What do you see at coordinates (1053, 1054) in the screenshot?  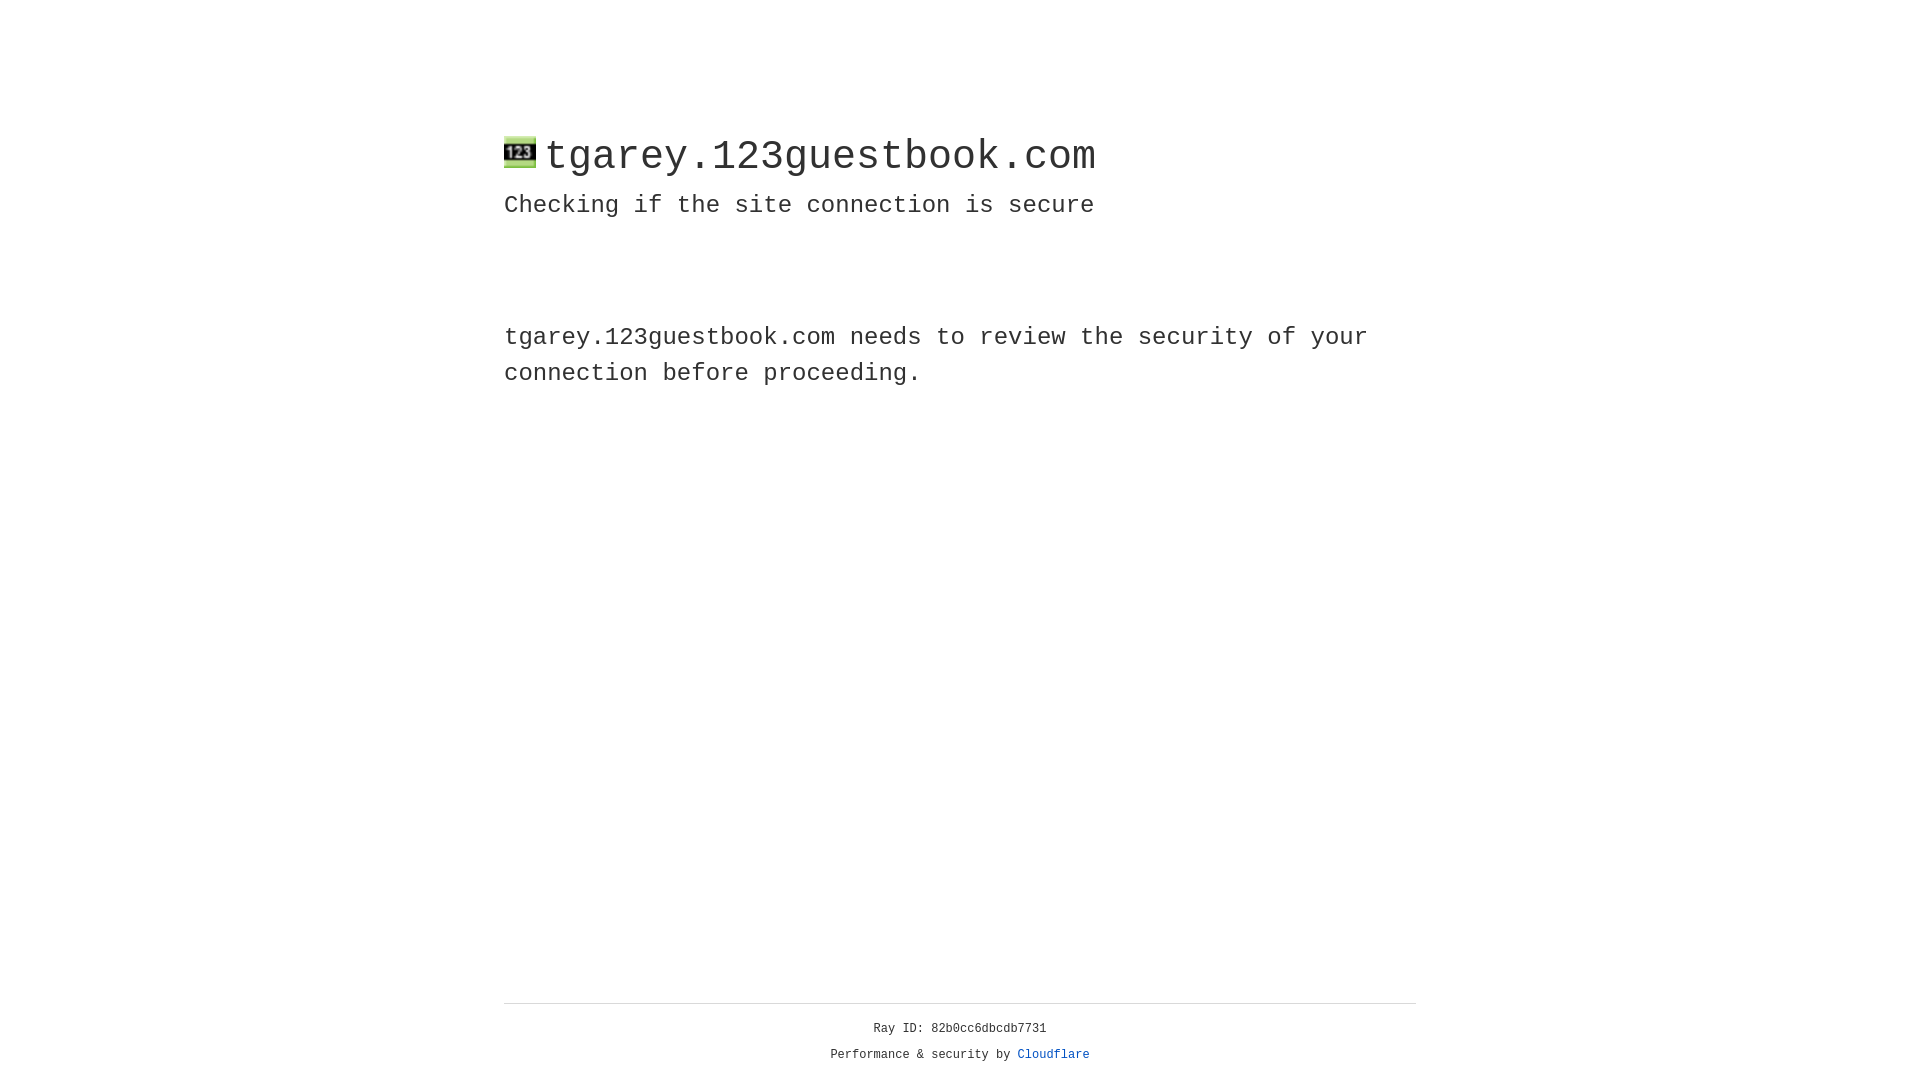 I see `'Cloudflare'` at bounding box center [1053, 1054].